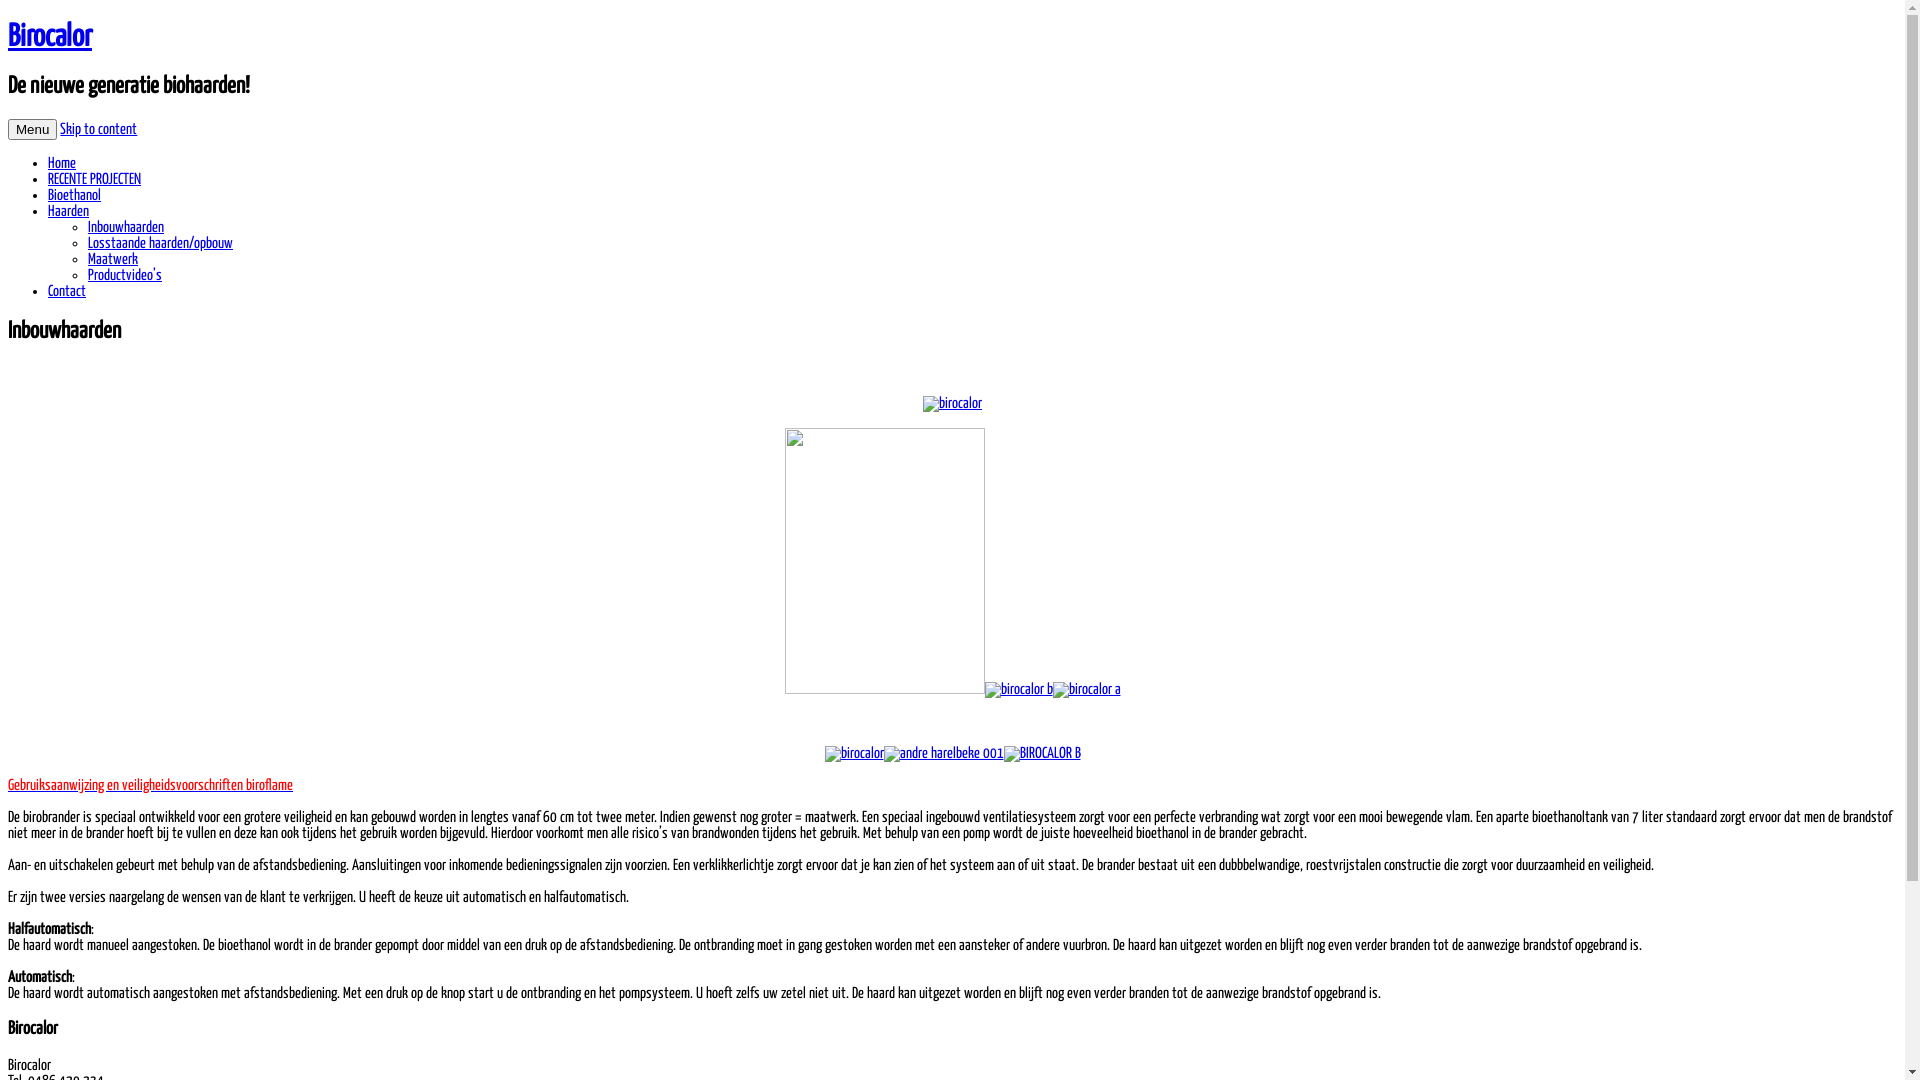 The width and height of the screenshot is (1920, 1080). I want to click on 'Inbouwhaarden', so click(86, 226).